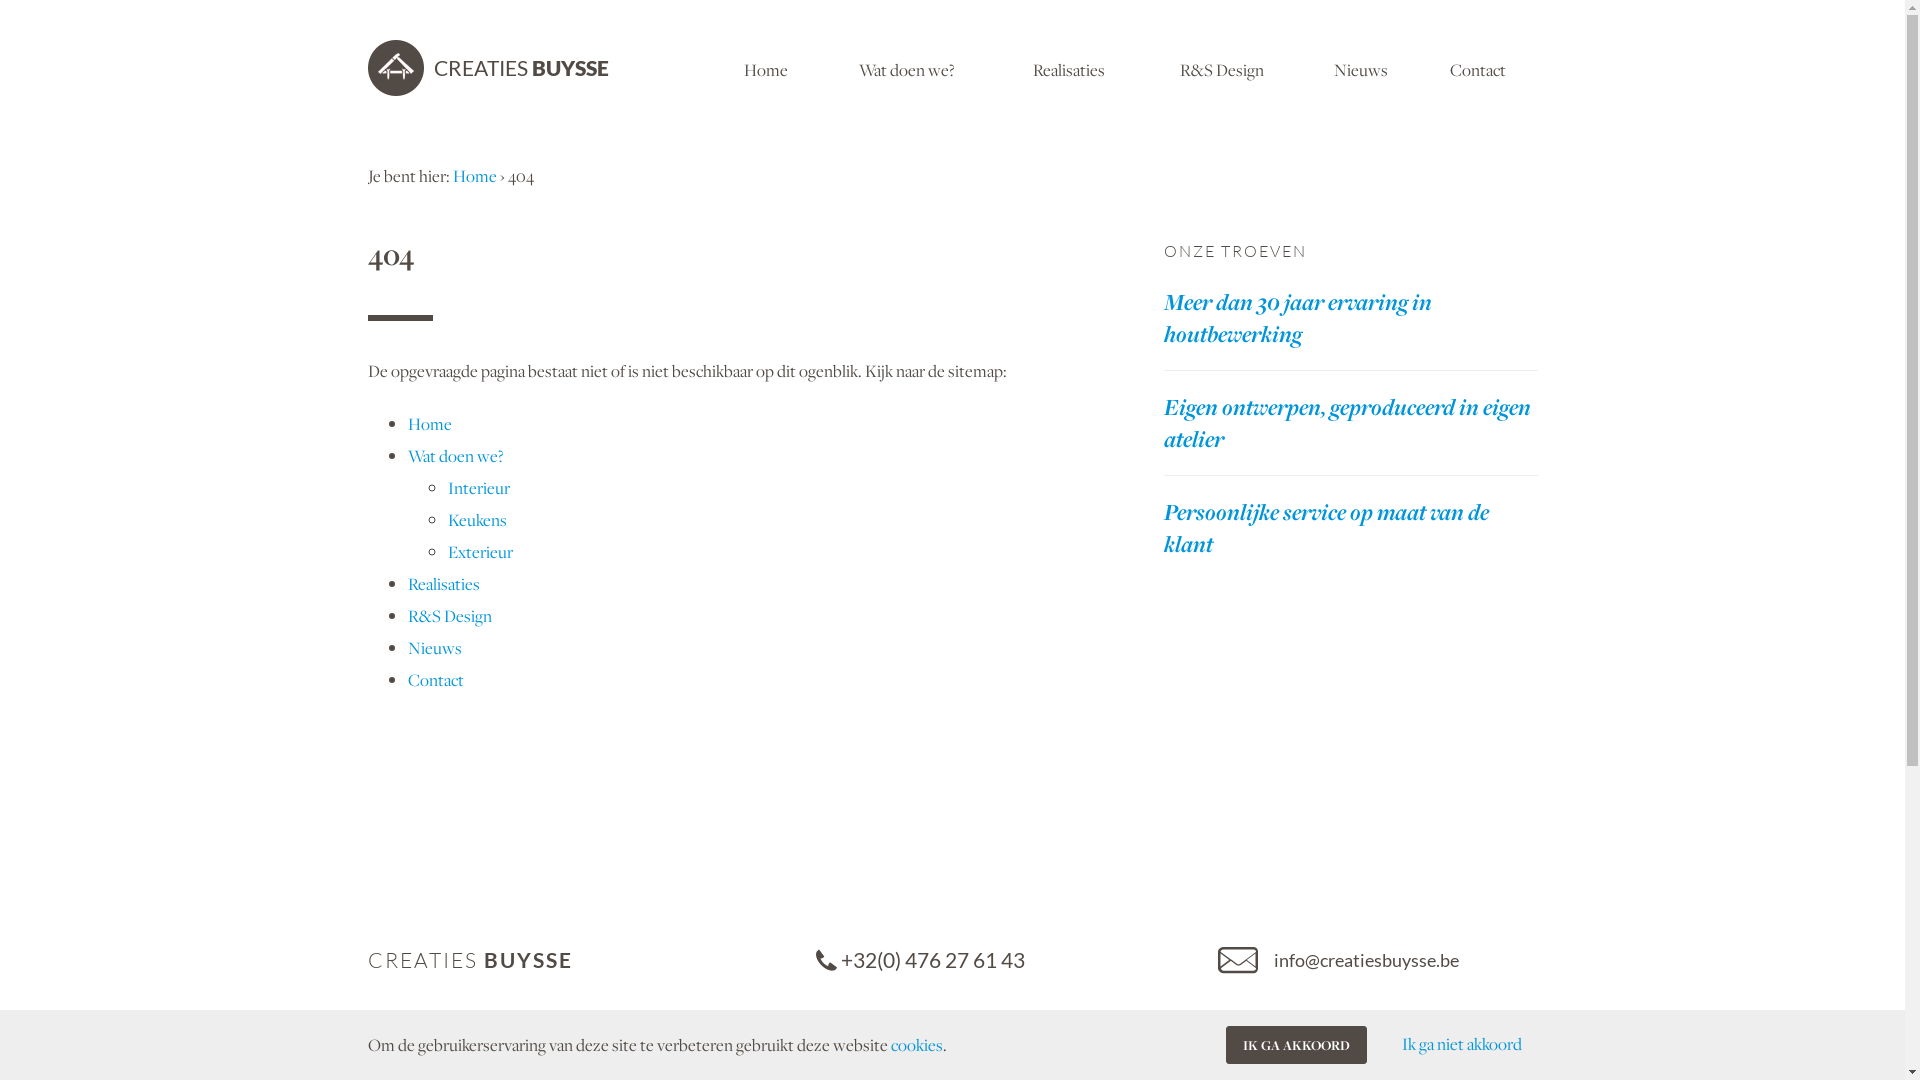 This screenshot has height=1080, width=1920. What do you see at coordinates (1068, 67) in the screenshot?
I see `'Realisaties'` at bounding box center [1068, 67].